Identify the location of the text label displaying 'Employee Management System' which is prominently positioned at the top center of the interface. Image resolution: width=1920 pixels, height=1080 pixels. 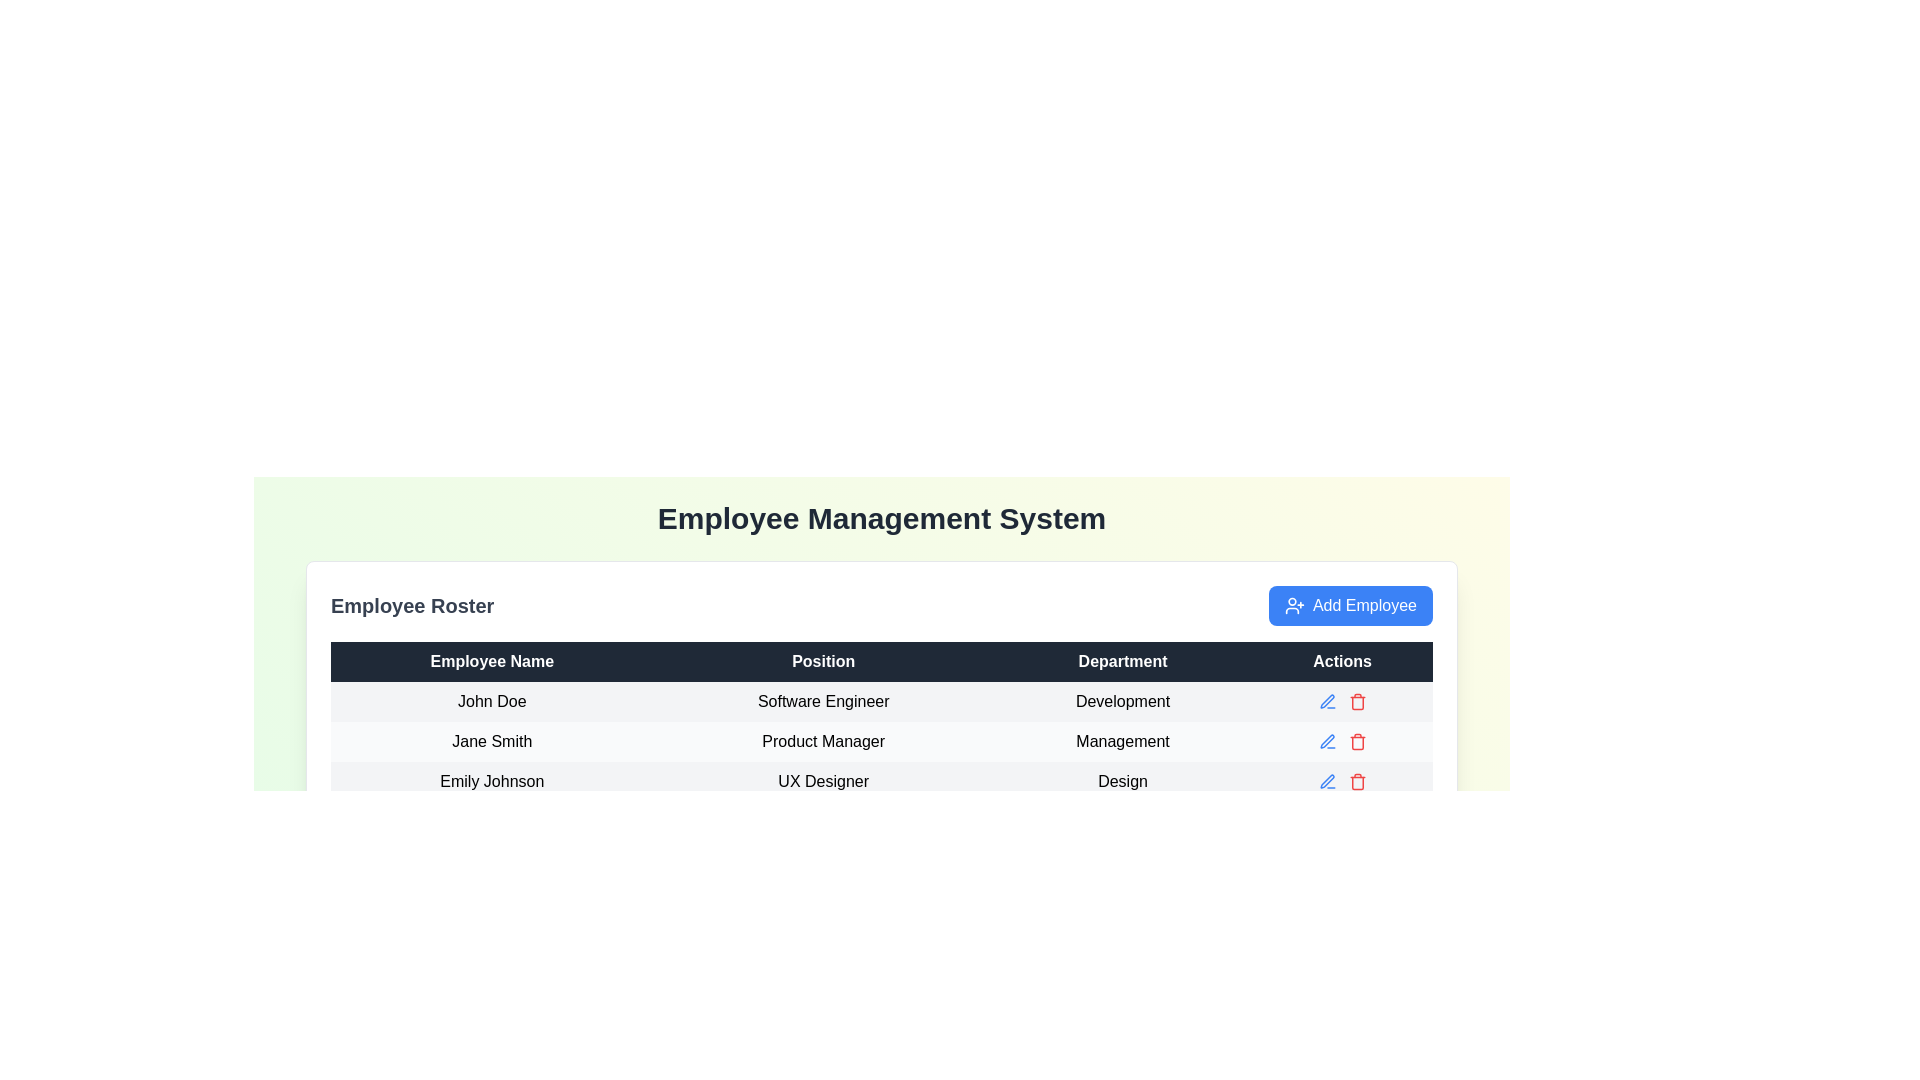
(881, 518).